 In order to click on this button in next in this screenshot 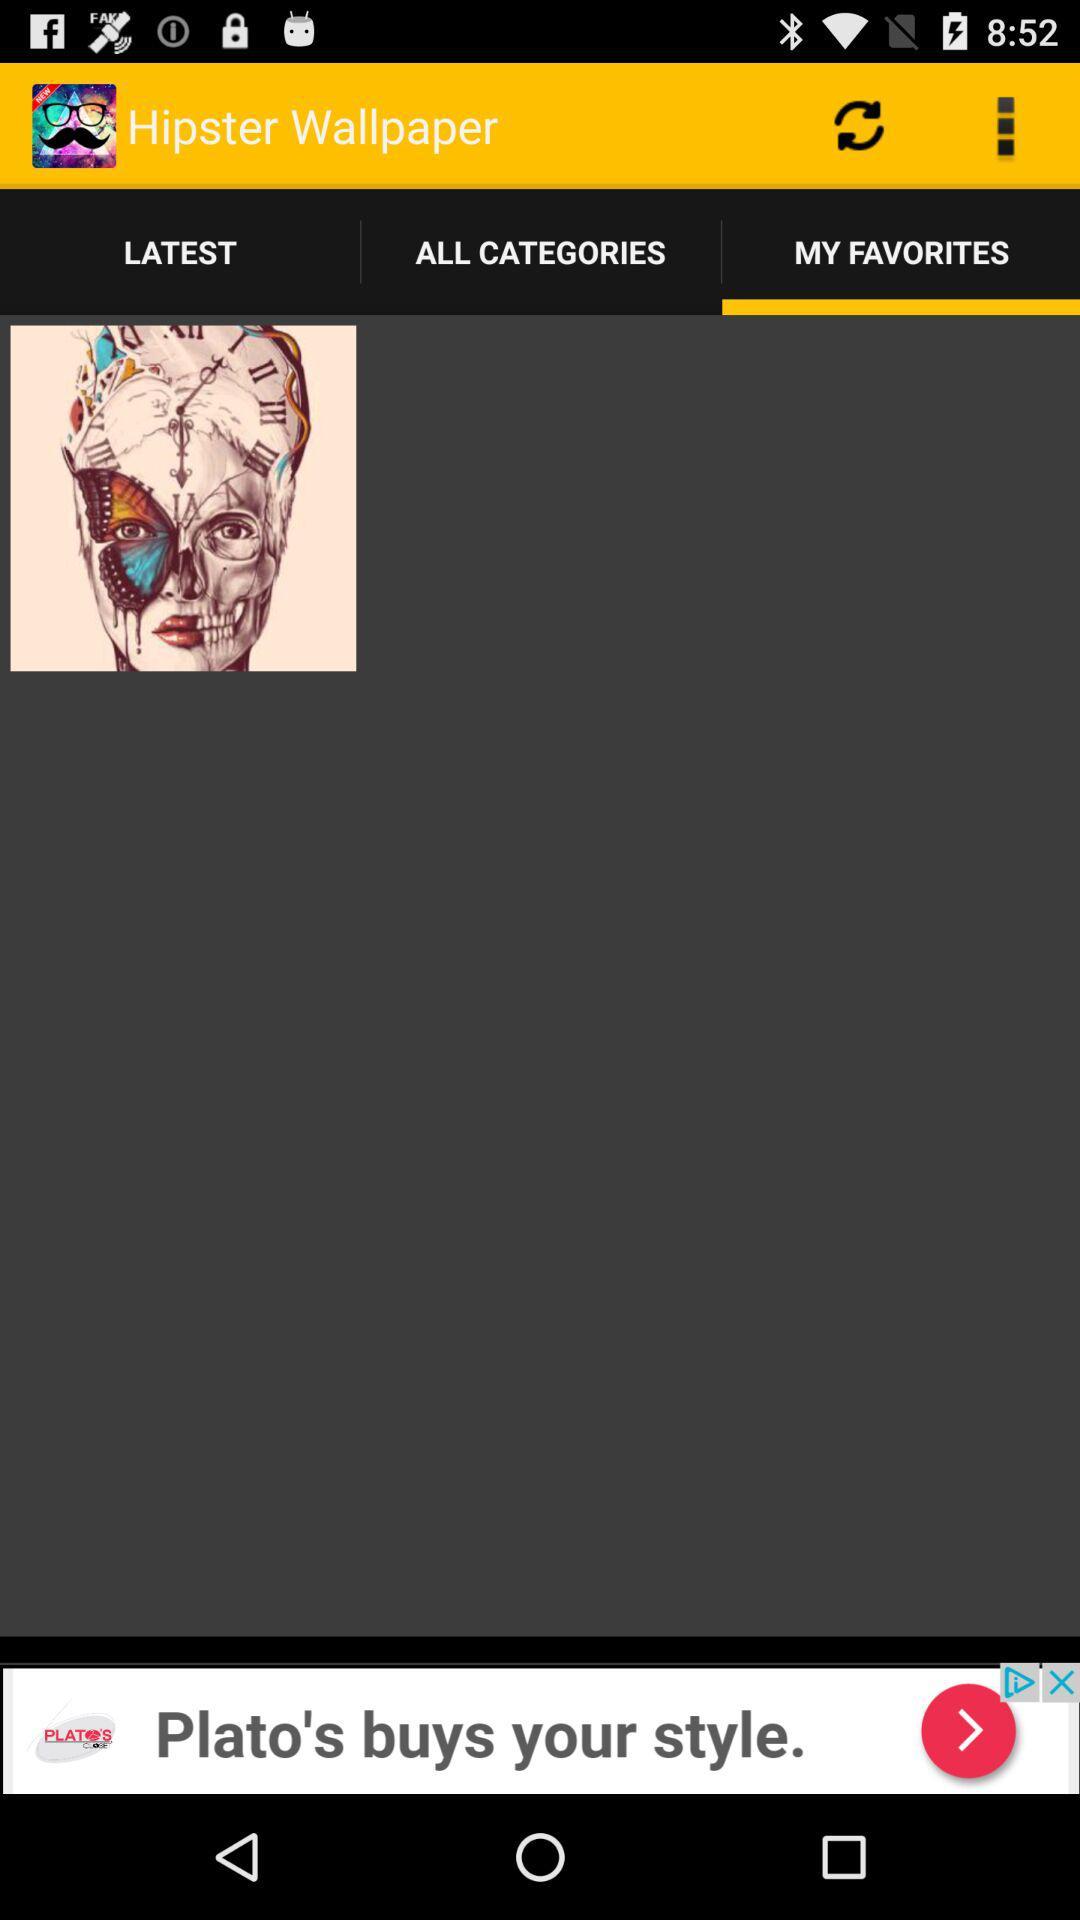, I will do `click(540, 1727)`.